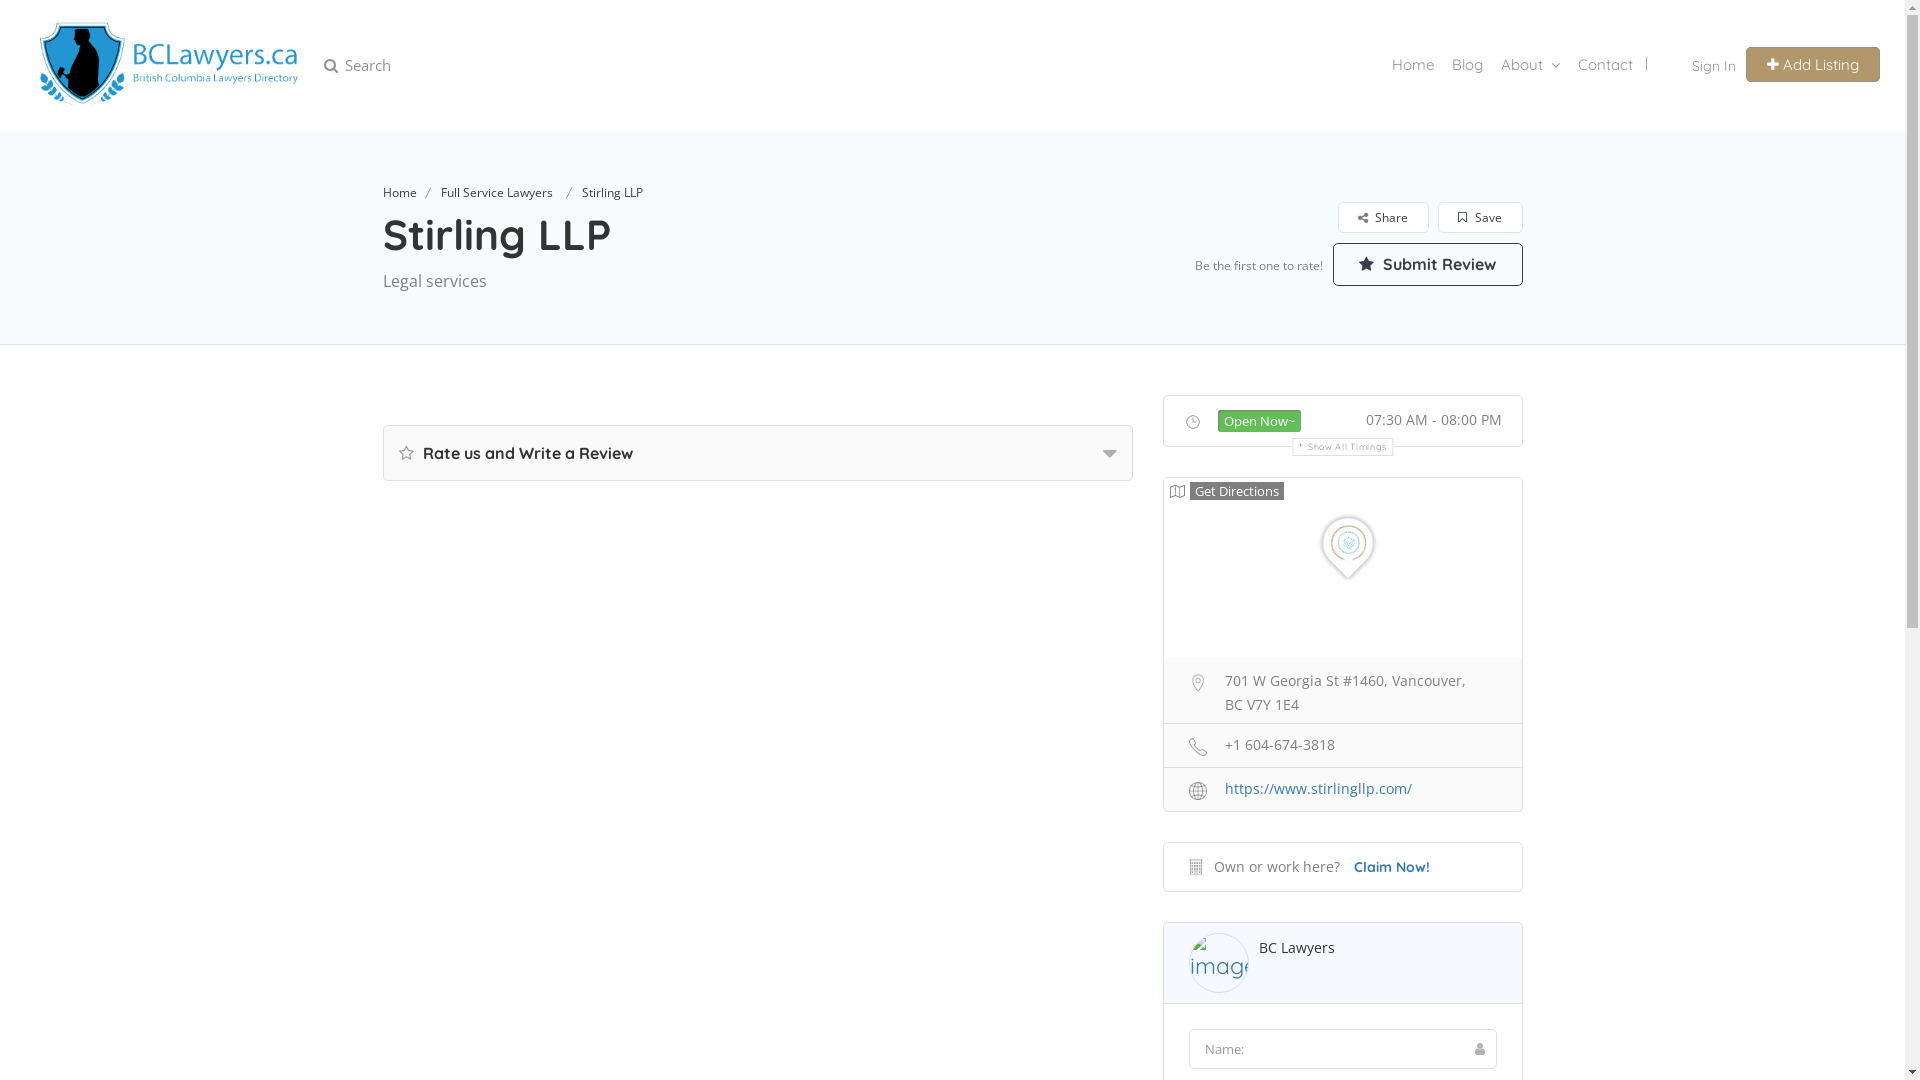  What do you see at coordinates (398, 192) in the screenshot?
I see `'Home'` at bounding box center [398, 192].